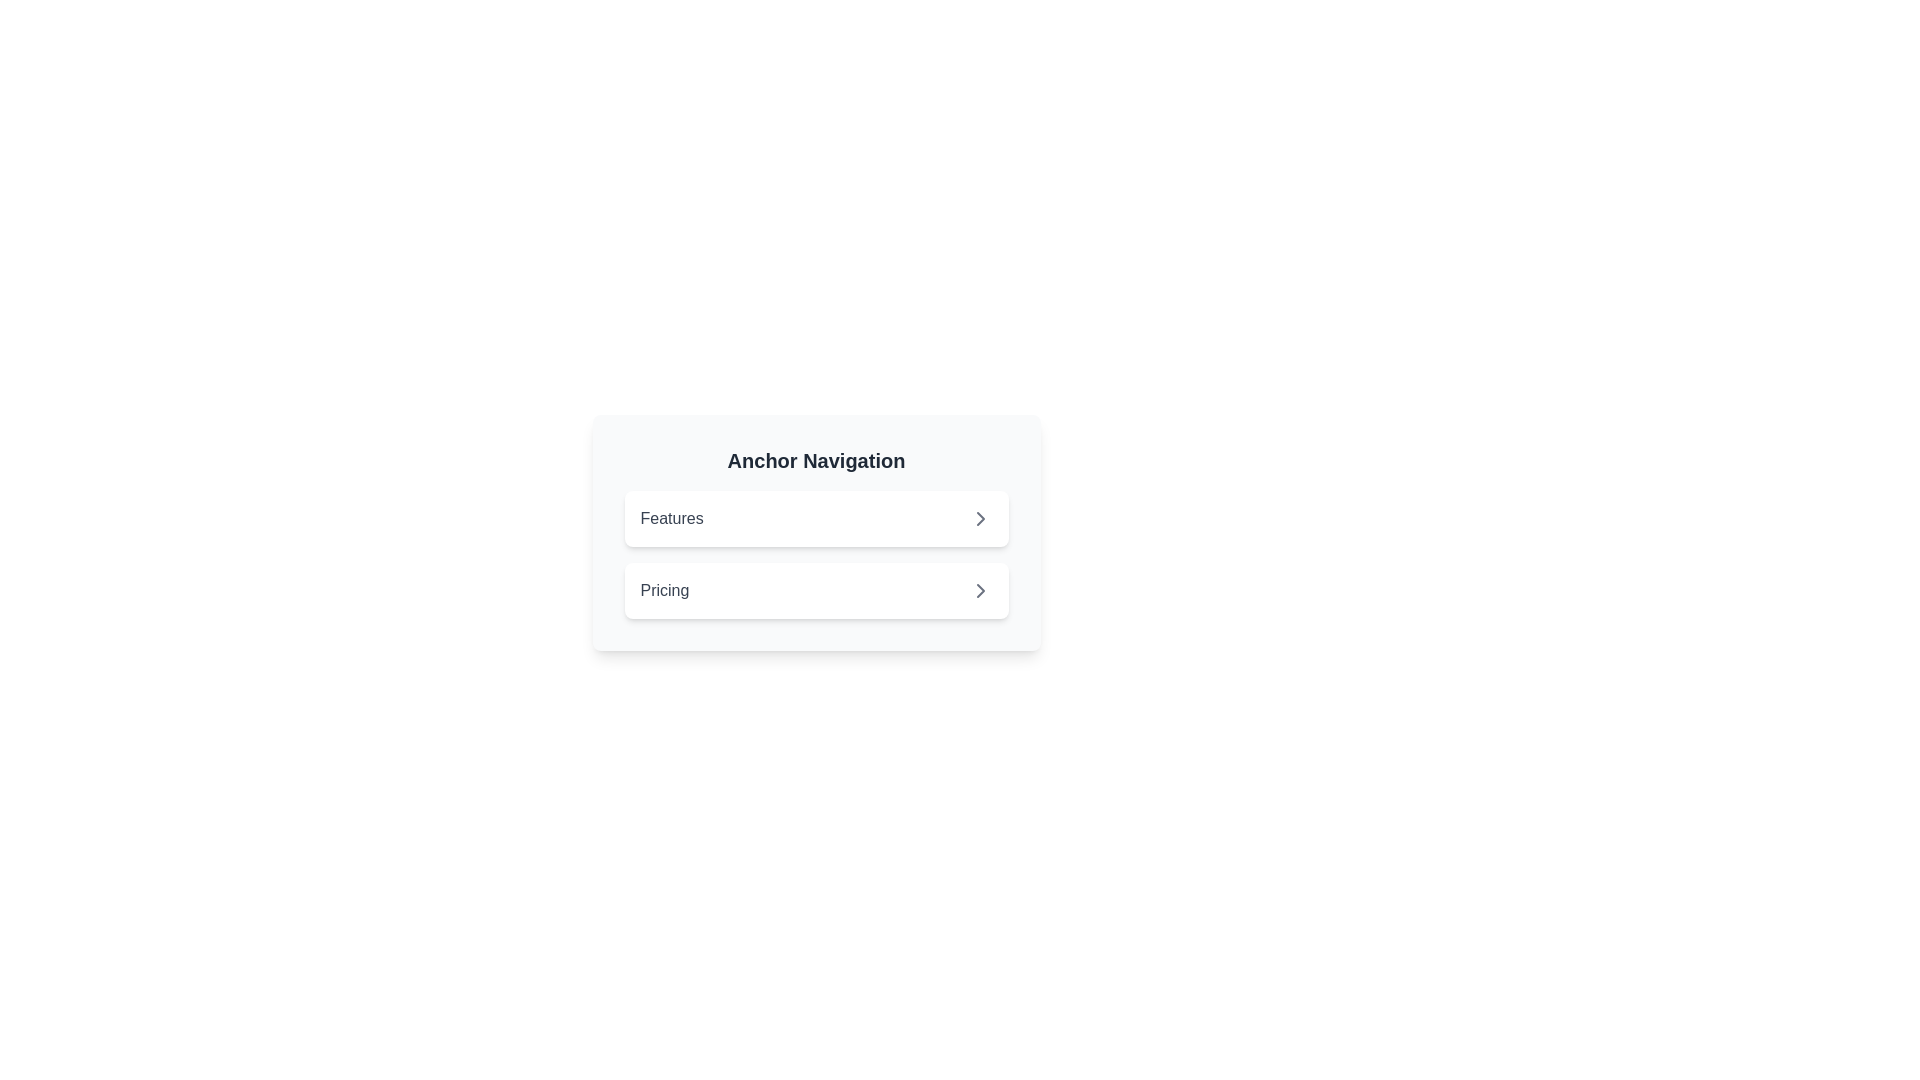 The width and height of the screenshot is (1920, 1080). I want to click on the chevron-right icon located to the right of the 'Features' text, so click(980, 518).